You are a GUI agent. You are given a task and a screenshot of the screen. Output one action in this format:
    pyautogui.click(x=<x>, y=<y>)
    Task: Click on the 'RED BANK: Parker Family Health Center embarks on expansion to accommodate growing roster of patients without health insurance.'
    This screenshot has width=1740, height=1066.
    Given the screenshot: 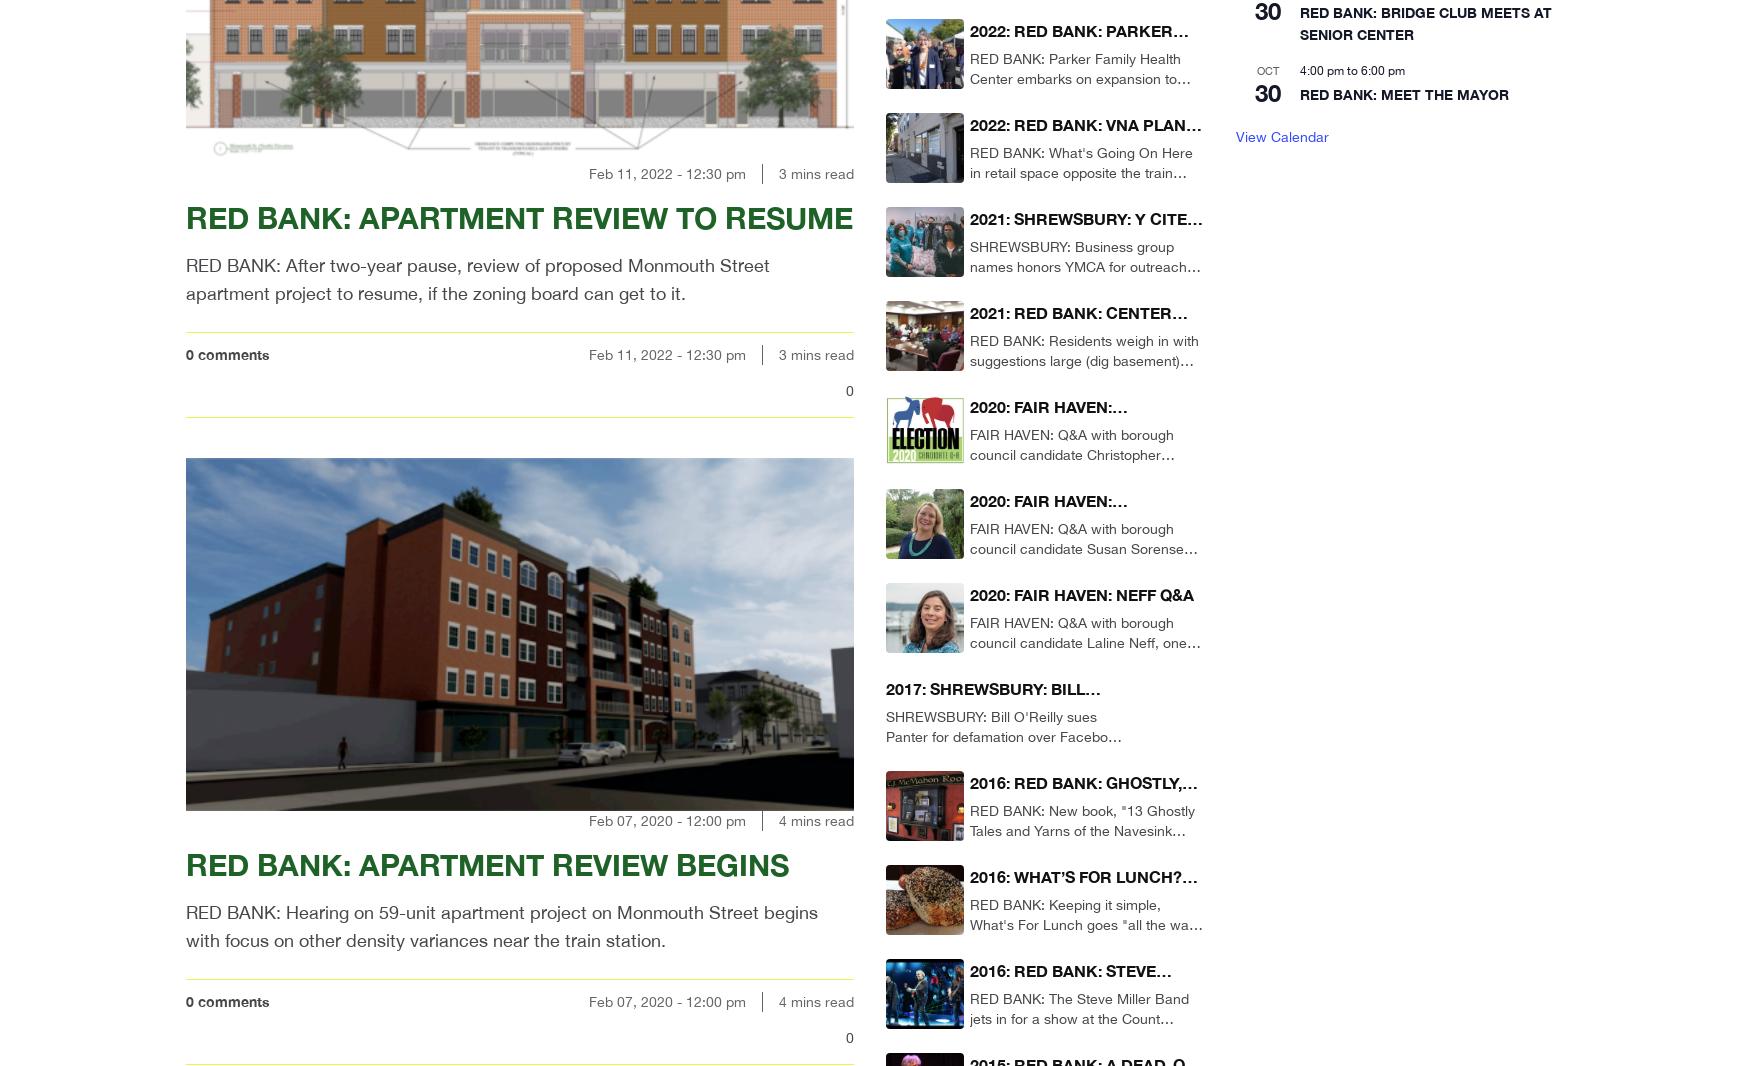 What is the action you would take?
    pyautogui.click(x=969, y=88)
    